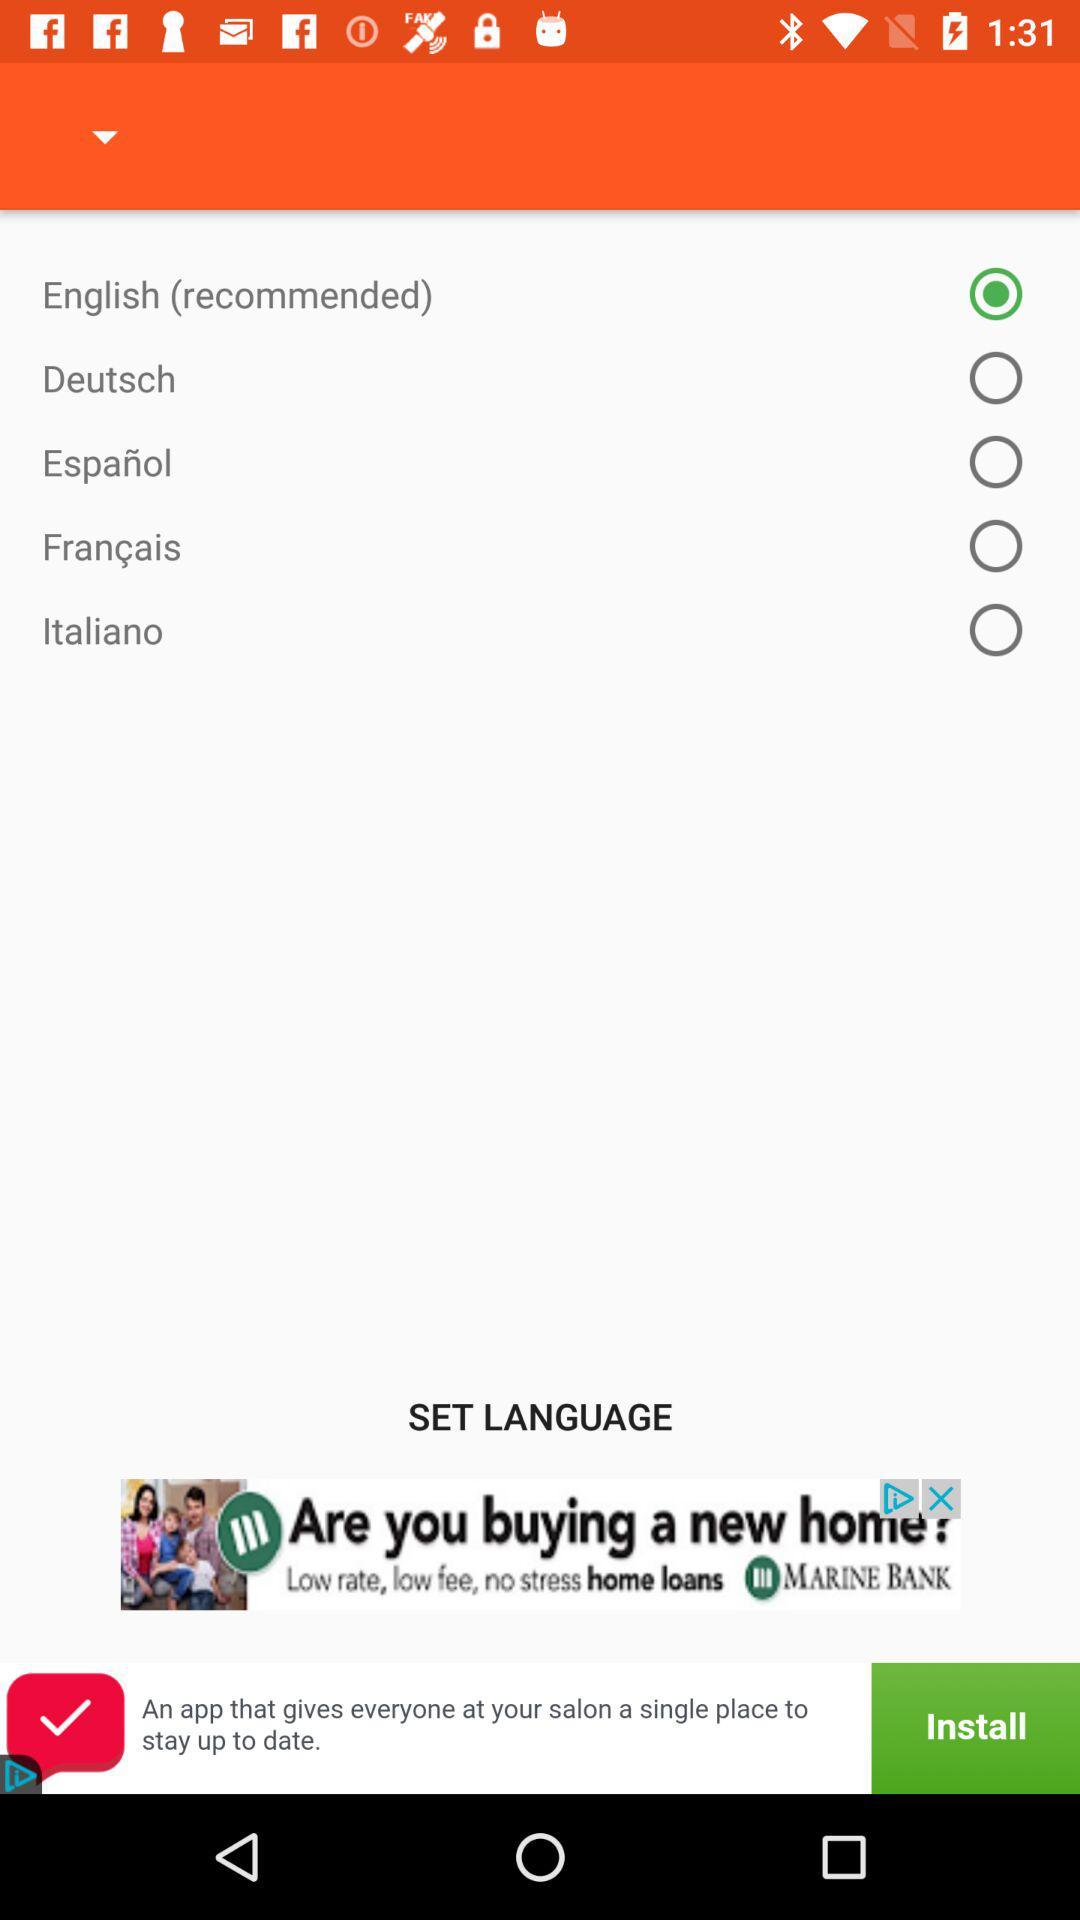  What do you see at coordinates (540, 1569) in the screenshot?
I see `advertiesment` at bounding box center [540, 1569].